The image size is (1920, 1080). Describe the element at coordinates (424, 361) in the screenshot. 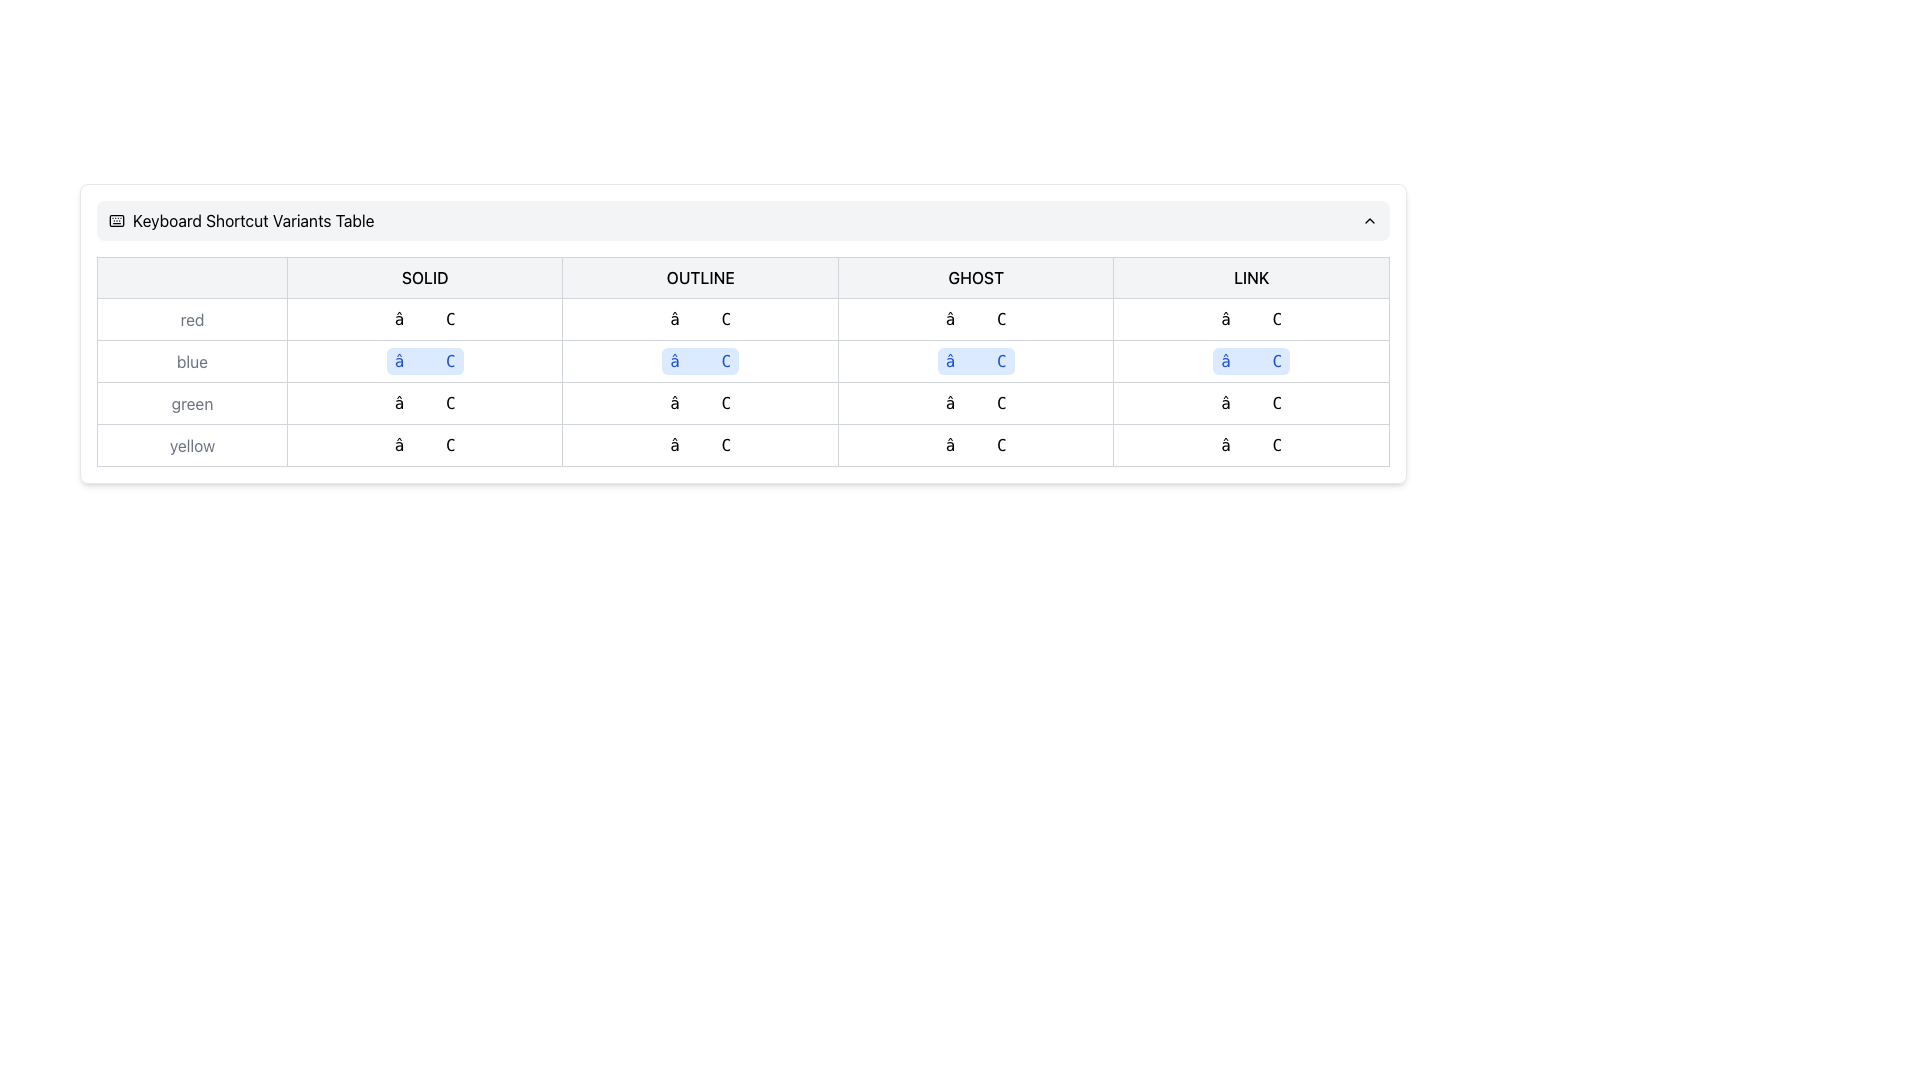

I see `the 'COPY' action button-like visual representation, which is symbolized by '⌘ C' and located in the second row labeled 'blue' and the first column labeled 'SOLID' in the table` at that location.